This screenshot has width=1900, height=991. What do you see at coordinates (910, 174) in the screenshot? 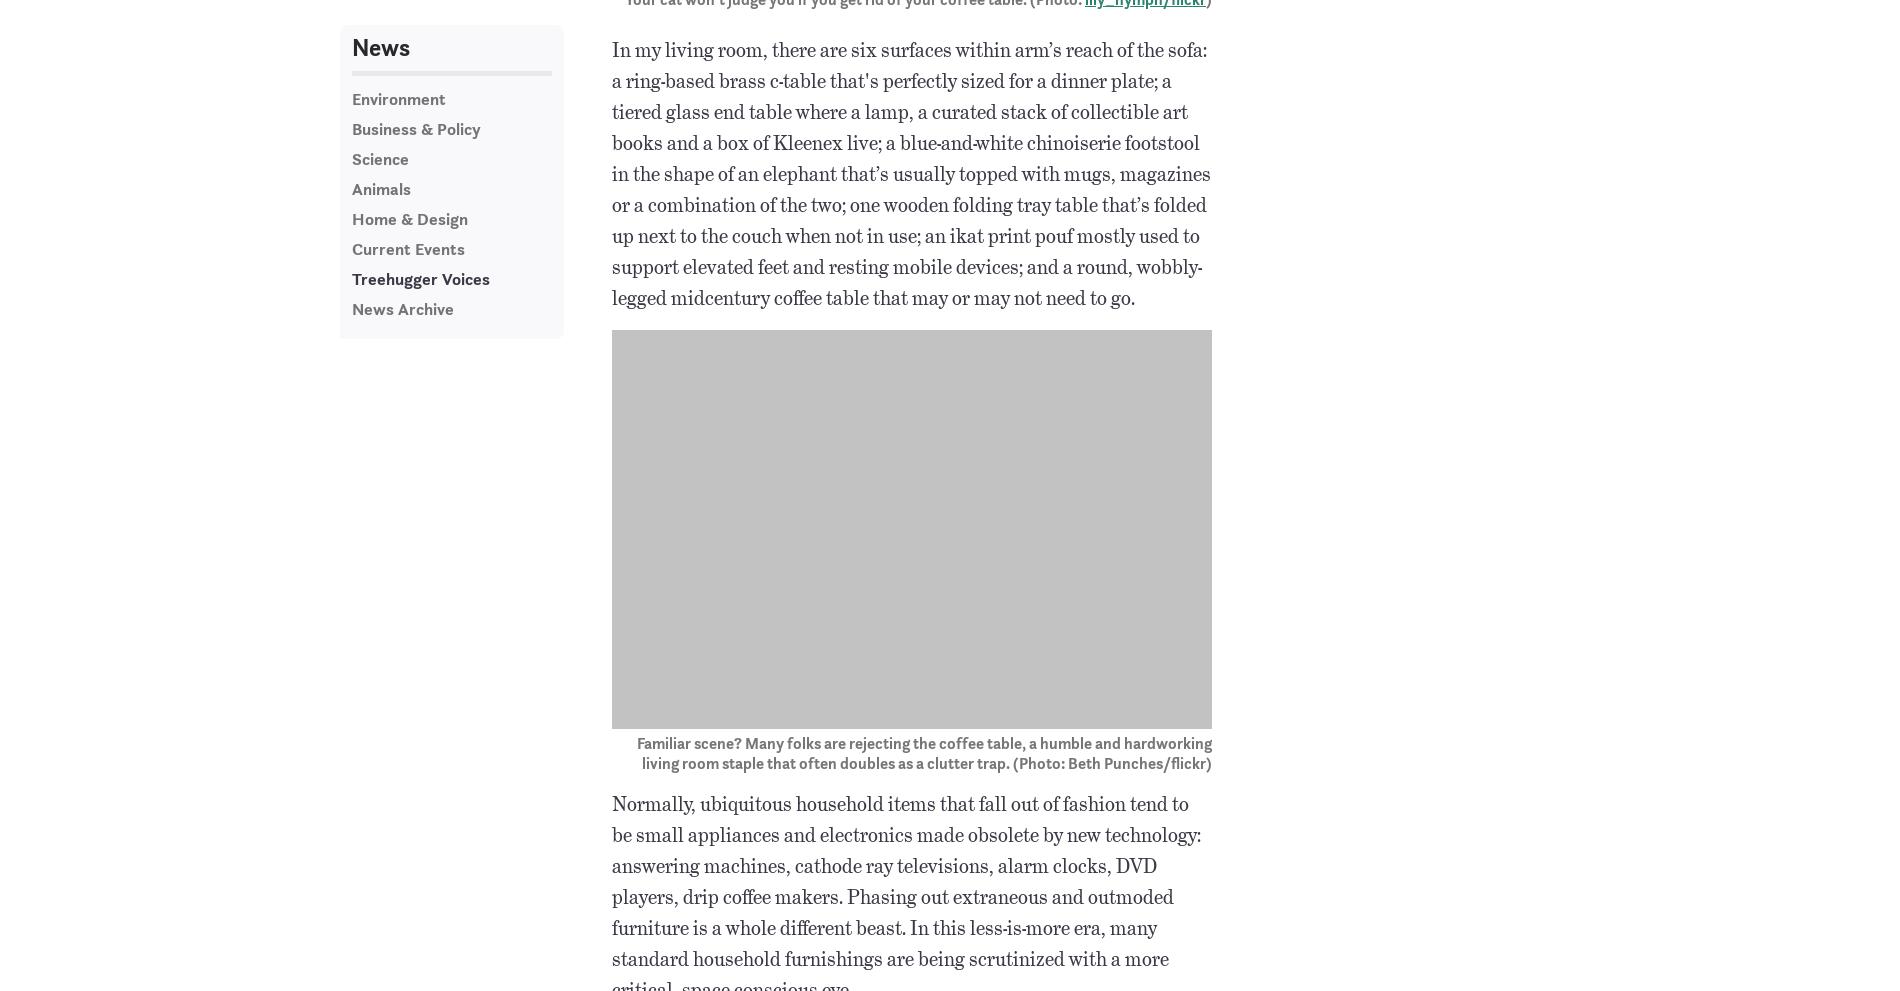
I see `'In my living room, there are six surfaces within arm’s reach of the sofa: a ring-based brass c-table that's perfectly sized for a dinner plate; a tiered glass end table where a lamp, a curated stack of collectible art books and a box of Kleenex live; a blue-and-white chinoiserie footstool in the shape of an elephant that’s usually topped with mugs, magazines or a combination of the two; one wooden folding tray table that’s folded up next to the couch when not in use; an ikat print pouf mostly used to support elevated feet and resting mobile devices; and a round, wobbly-legged midcentury coffee table that may or may not need to go.'` at bounding box center [910, 174].